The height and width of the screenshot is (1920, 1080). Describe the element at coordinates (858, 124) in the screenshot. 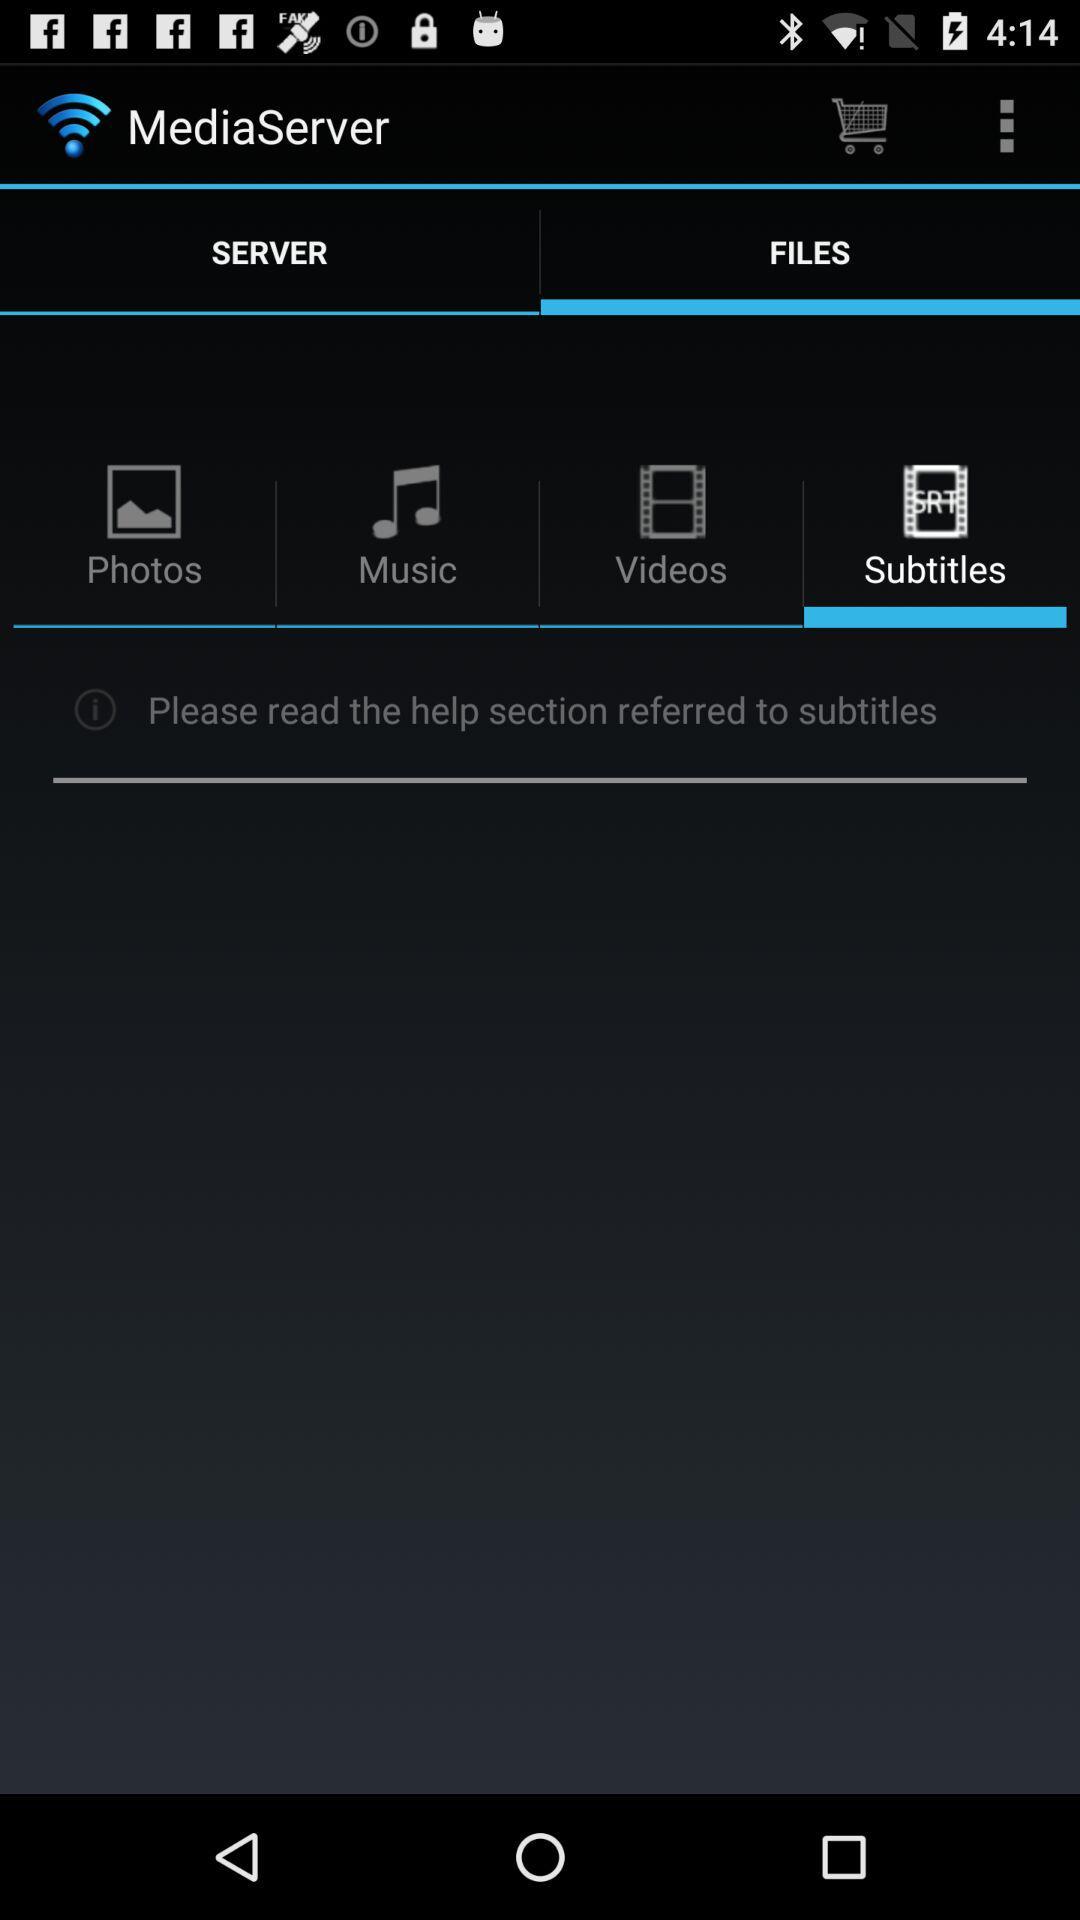

I see `icon next to the mediaserver item` at that location.